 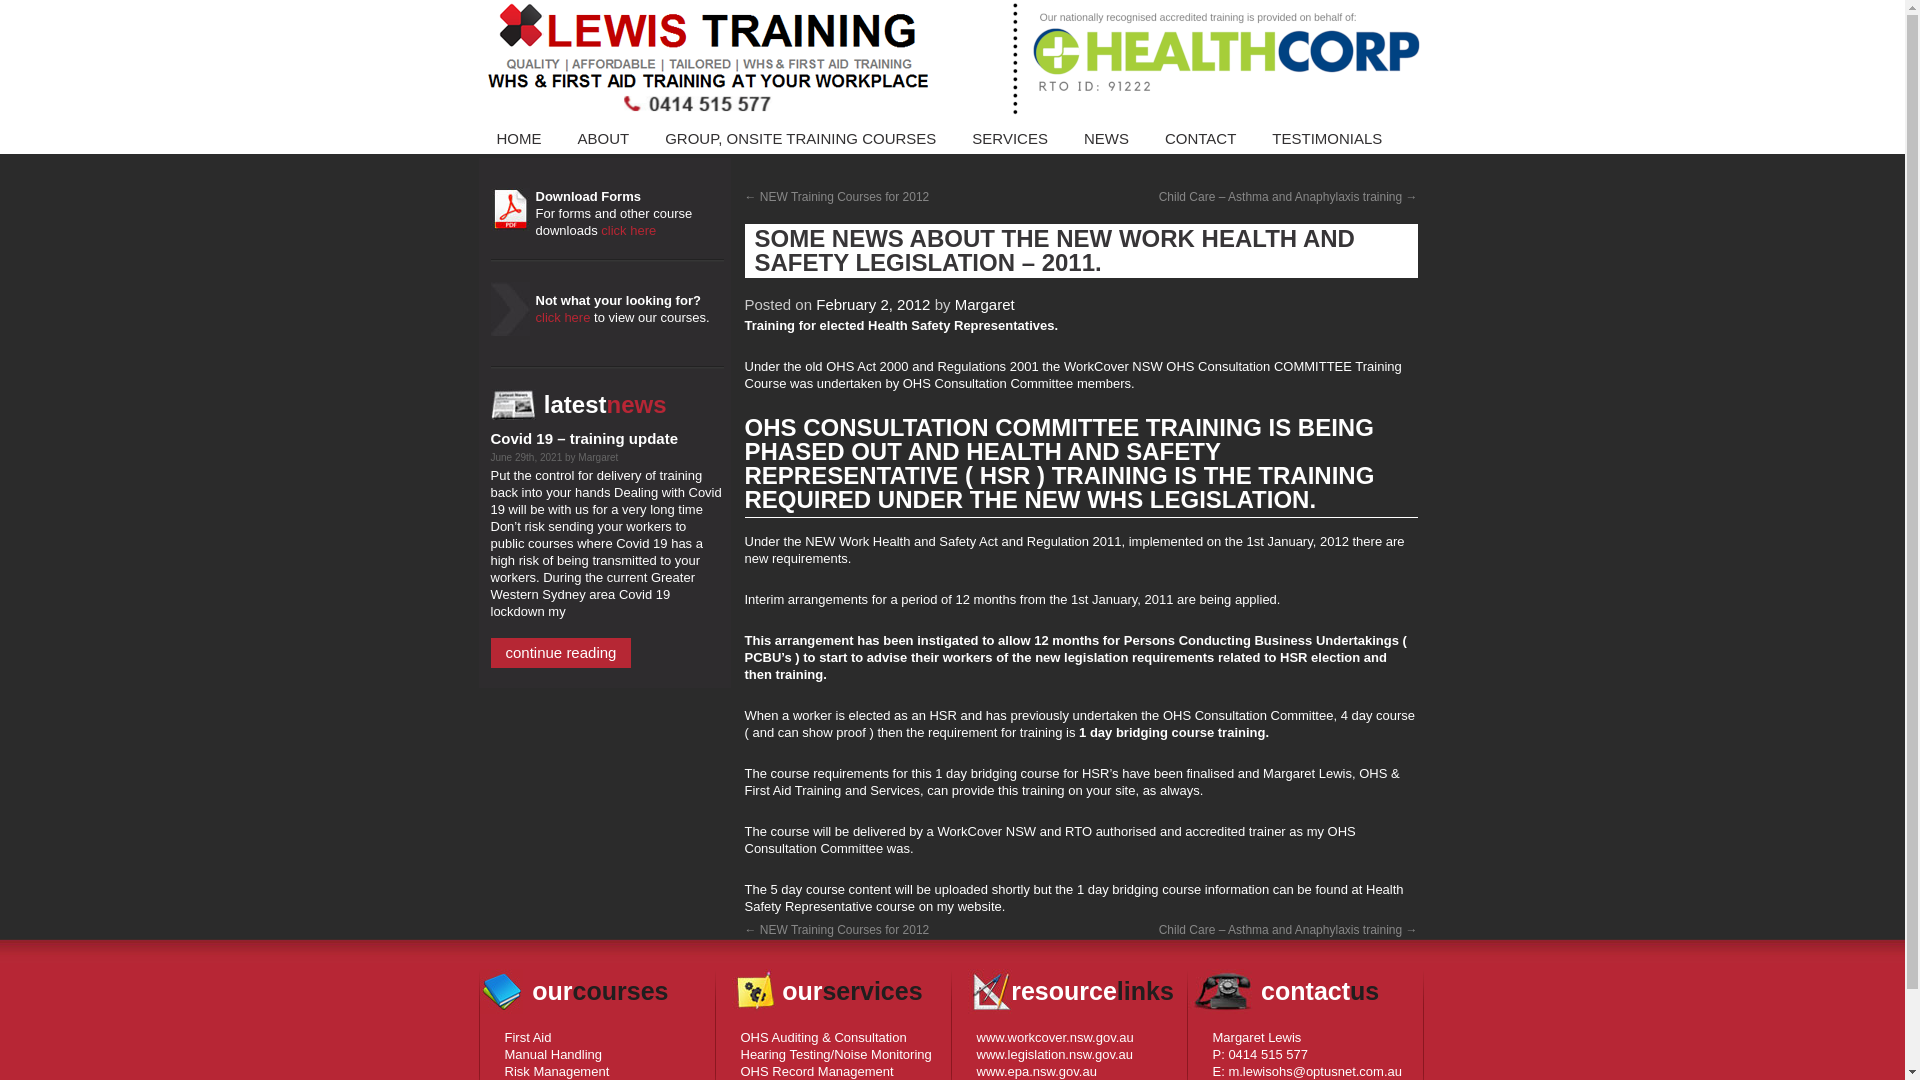 I want to click on 'www.workcover.nsw.gov.au', so click(x=975, y=1036).